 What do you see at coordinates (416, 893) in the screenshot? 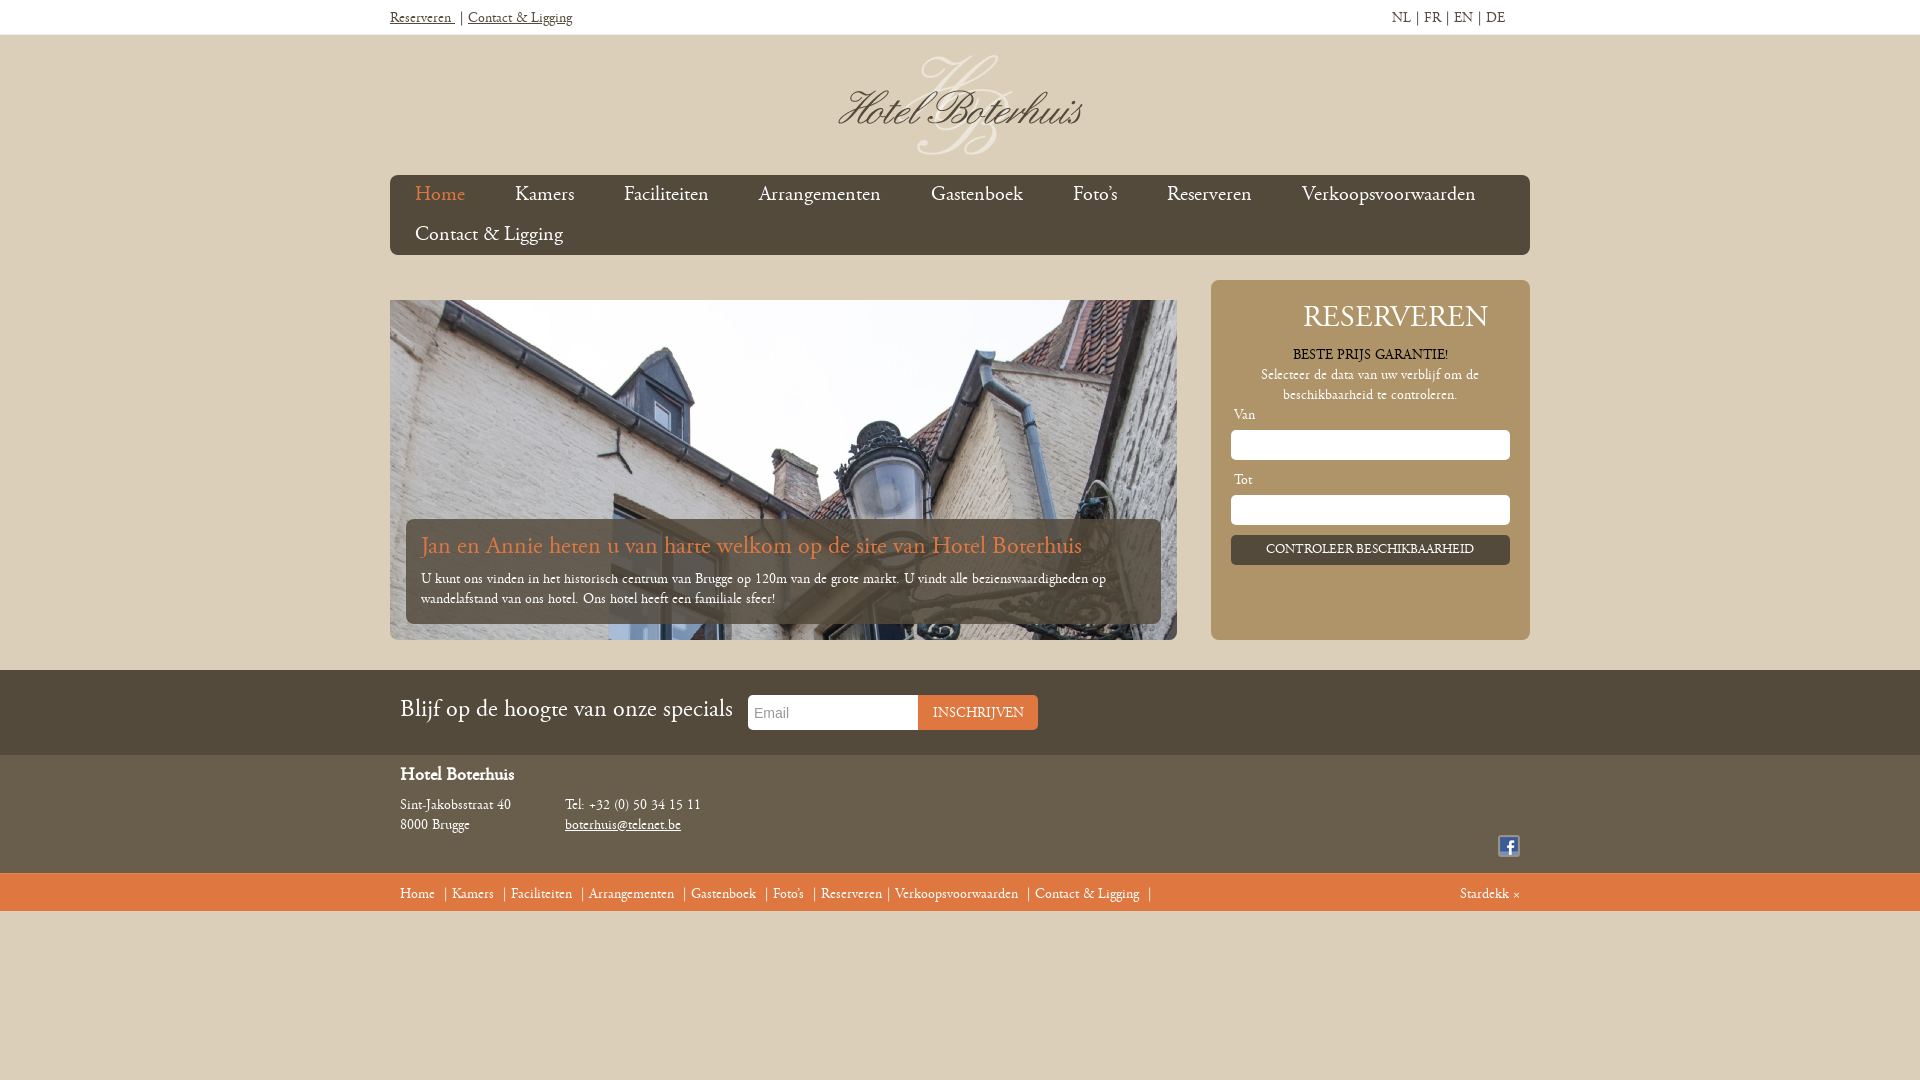
I see `'Home'` at bounding box center [416, 893].